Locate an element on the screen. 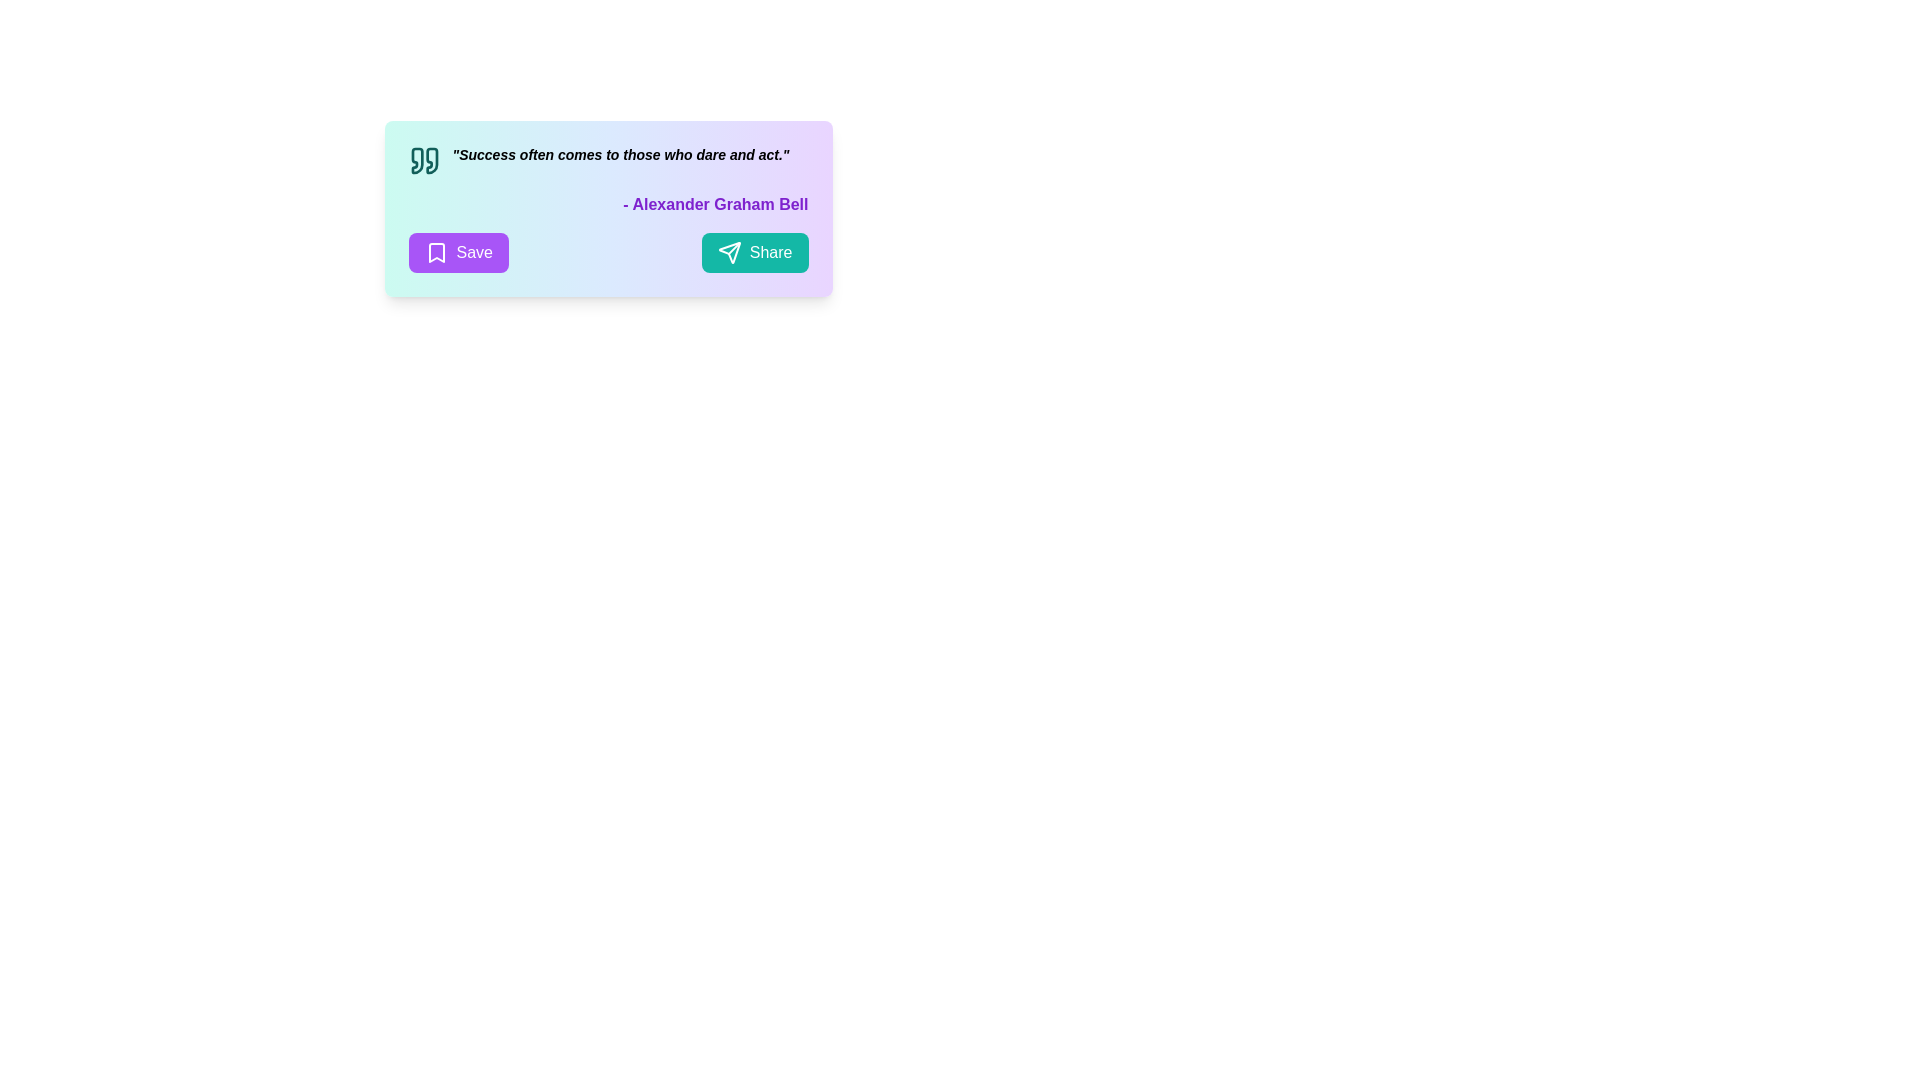 The width and height of the screenshot is (1920, 1080). the right quotation mark icon that visually indicates the text is a quotation, located to the left of the text 'Success often comes to those who dare and act.' is located at coordinates (430, 160).